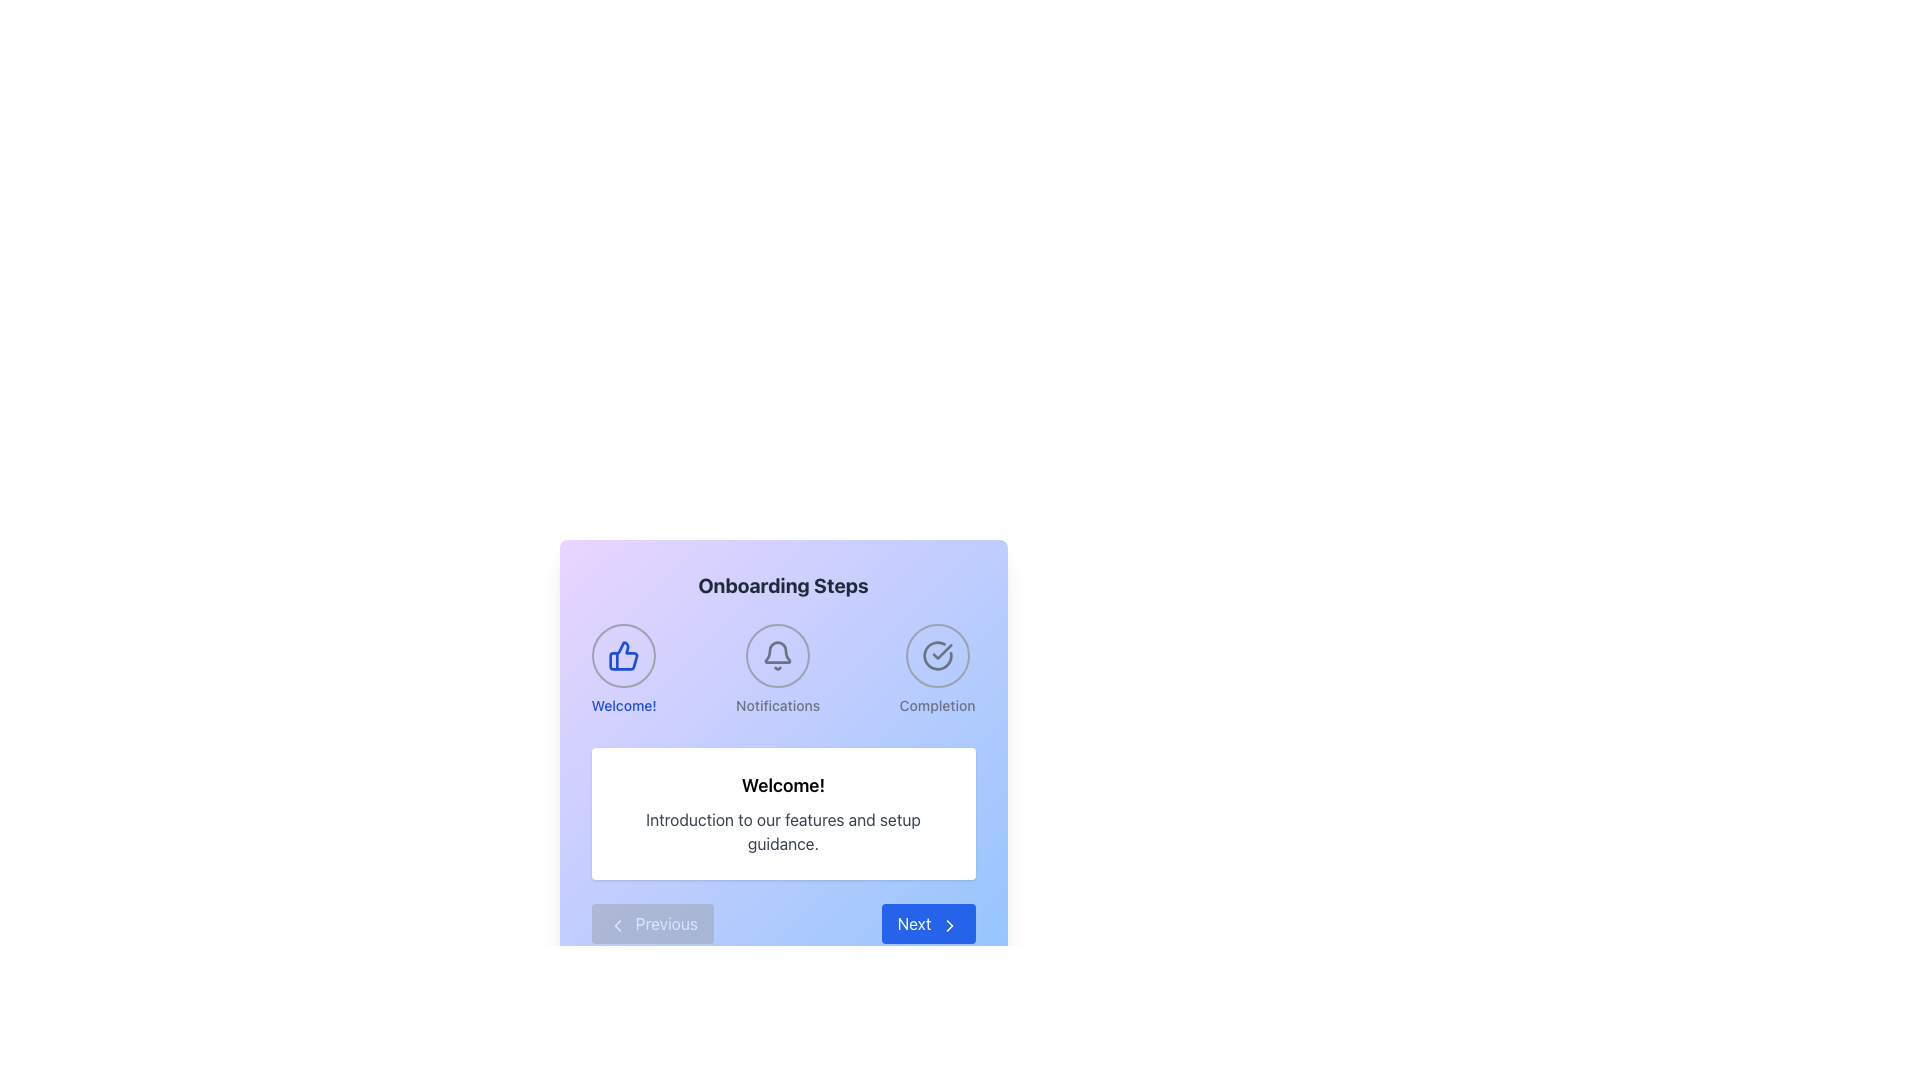 Image resolution: width=1920 pixels, height=1080 pixels. Describe the element at coordinates (948, 925) in the screenshot. I see `the chevron arrow icon located at the center of the 'Next' button in the bottom-right of the onboarding interface, which indicates progression to the next step` at that location.